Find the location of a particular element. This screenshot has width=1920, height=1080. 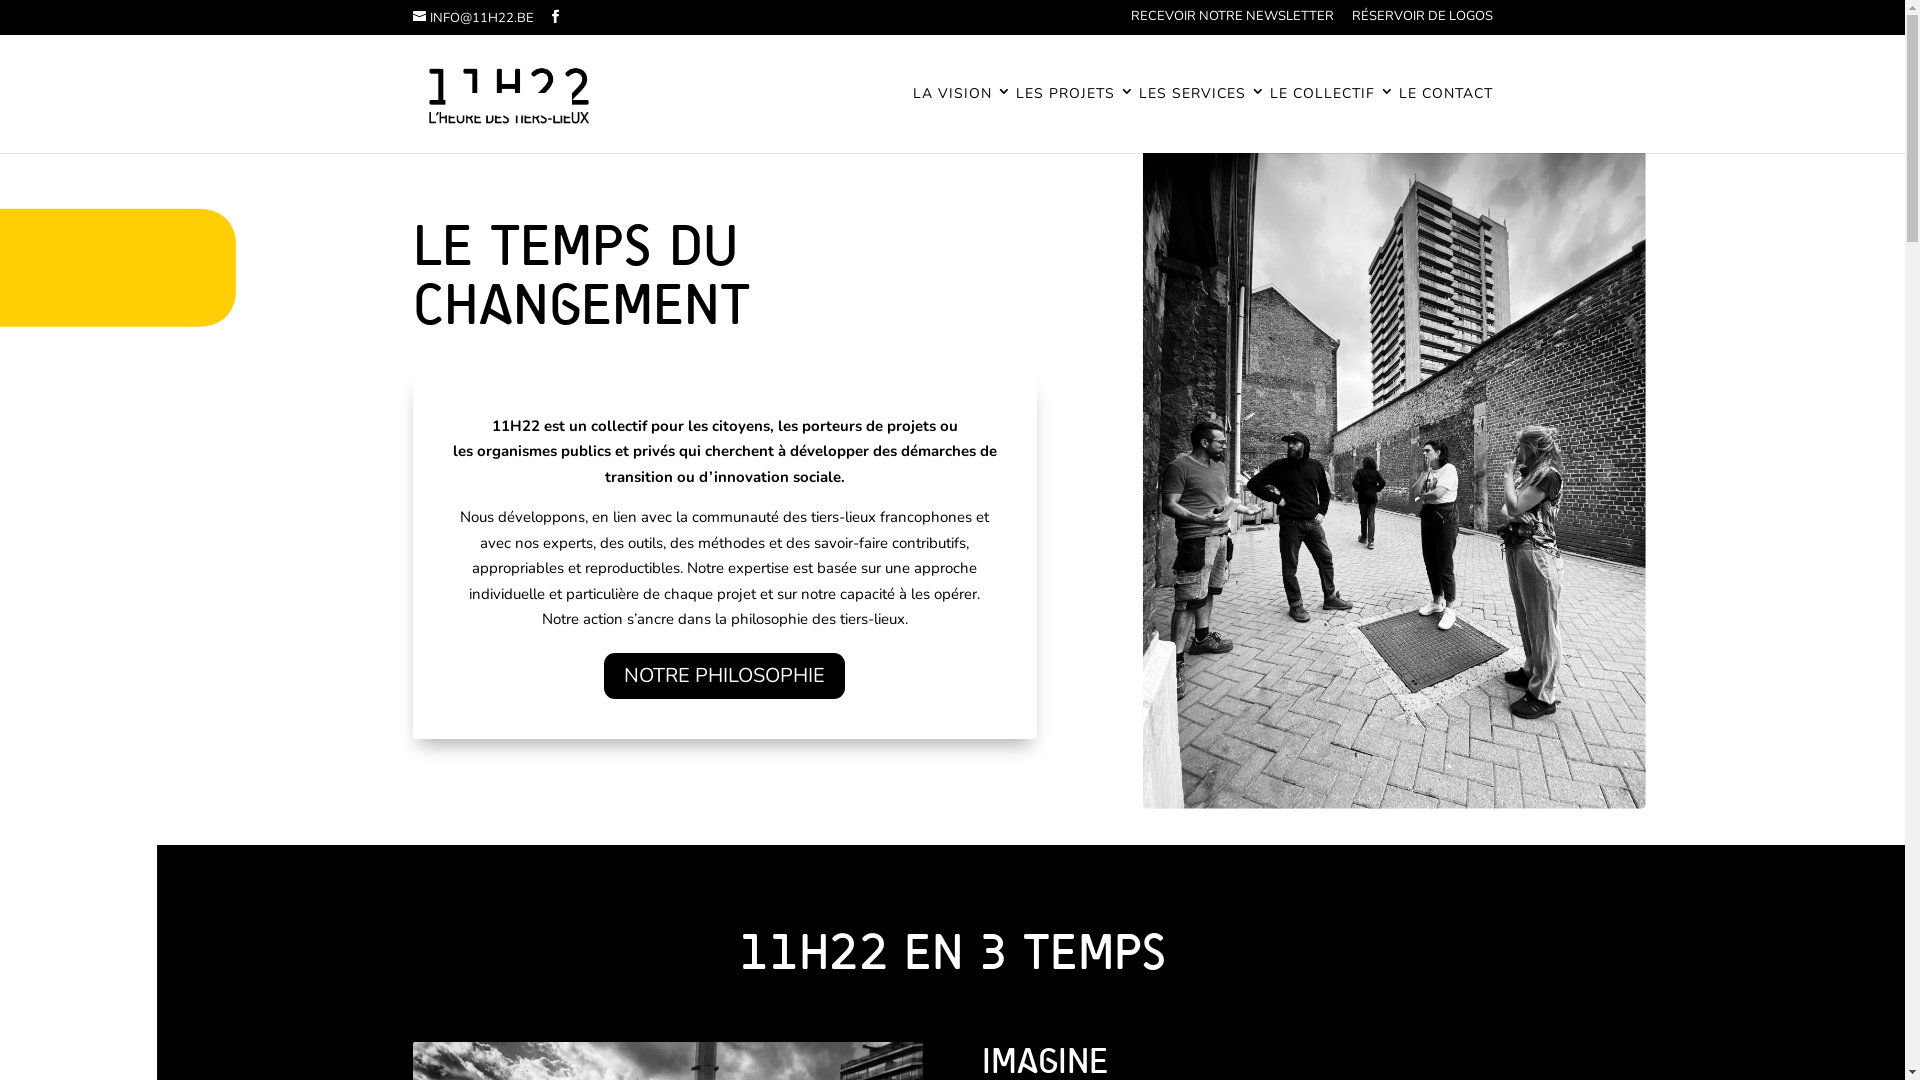

'LE CONTACT' is located at coordinates (1444, 119).